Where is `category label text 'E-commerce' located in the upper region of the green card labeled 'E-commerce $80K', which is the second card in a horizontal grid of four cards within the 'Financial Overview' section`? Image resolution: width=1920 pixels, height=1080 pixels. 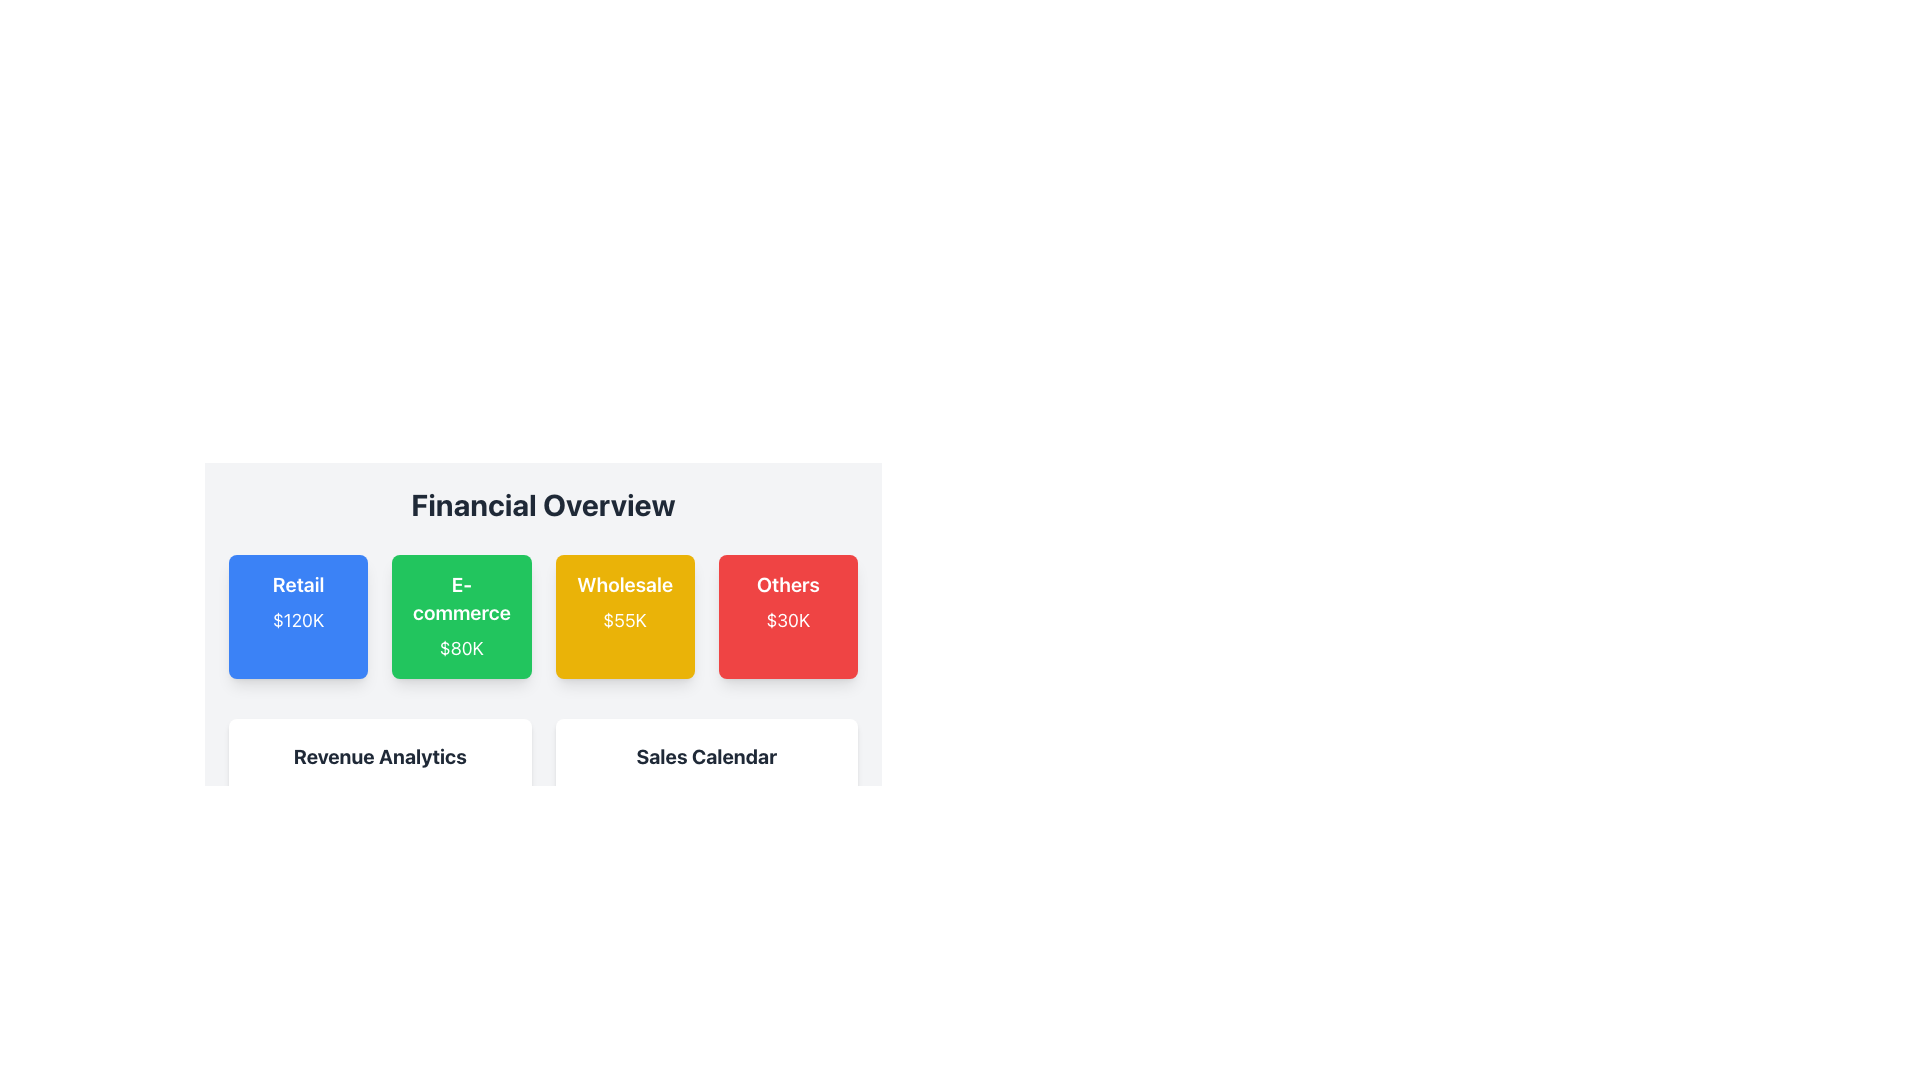
category label text 'E-commerce' located in the upper region of the green card labeled 'E-commerce $80K', which is the second card in a horizontal grid of four cards within the 'Financial Overview' section is located at coordinates (460, 597).